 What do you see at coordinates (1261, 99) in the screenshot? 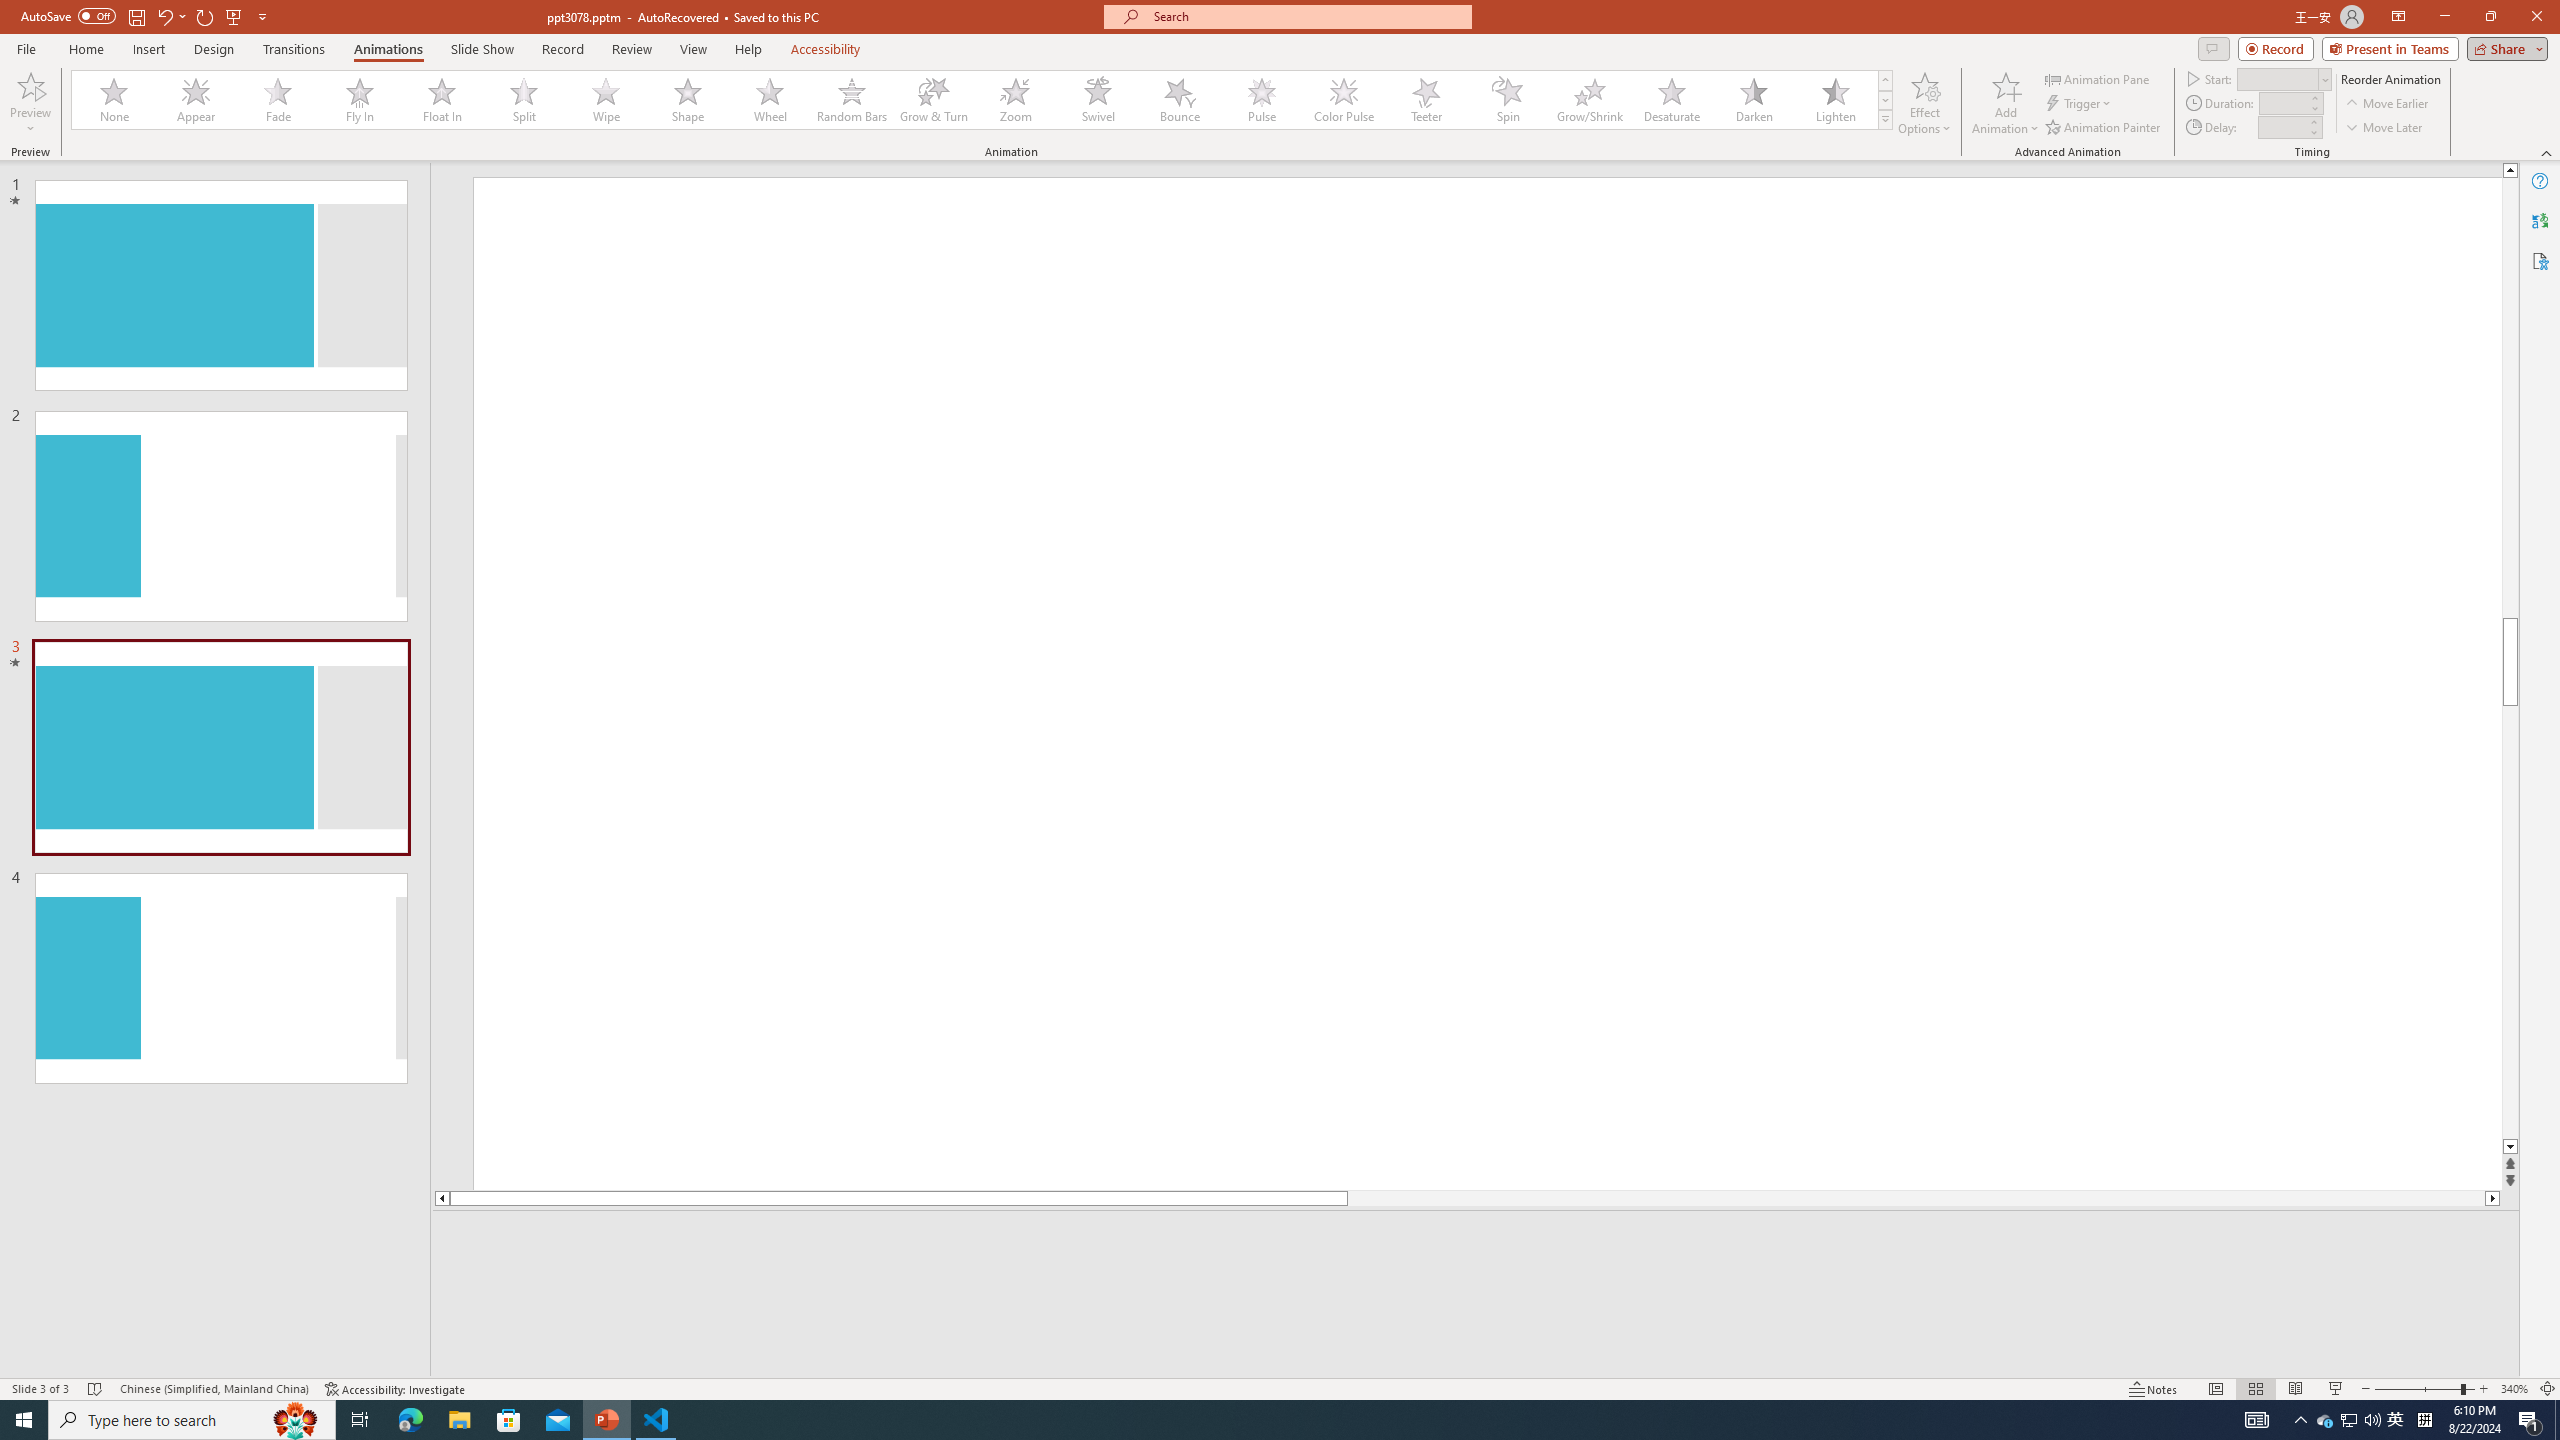
I see `'Pulse'` at bounding box center [1261, 99].